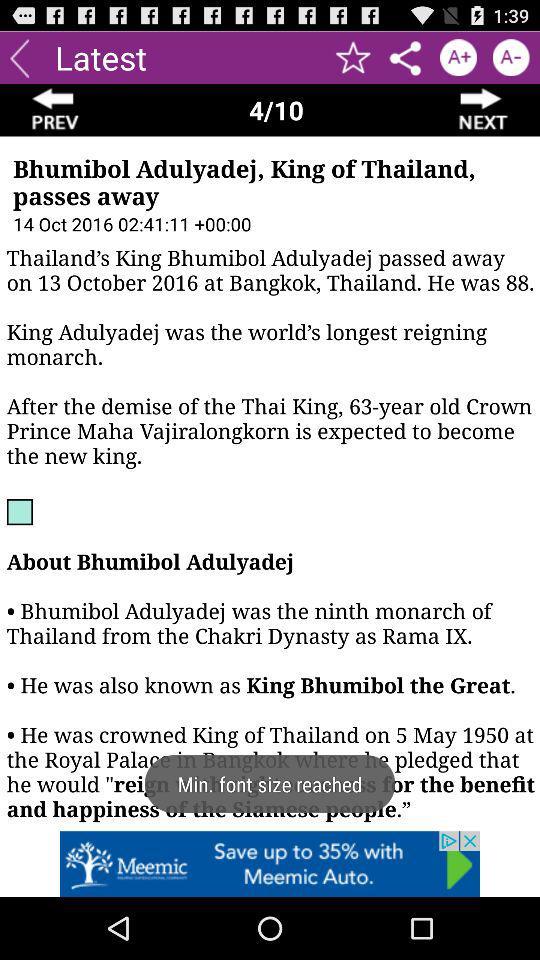  What do you see at coordinates (405, 56) in the screenshot?
I see `settiongs` at bounding box center [405, 56].